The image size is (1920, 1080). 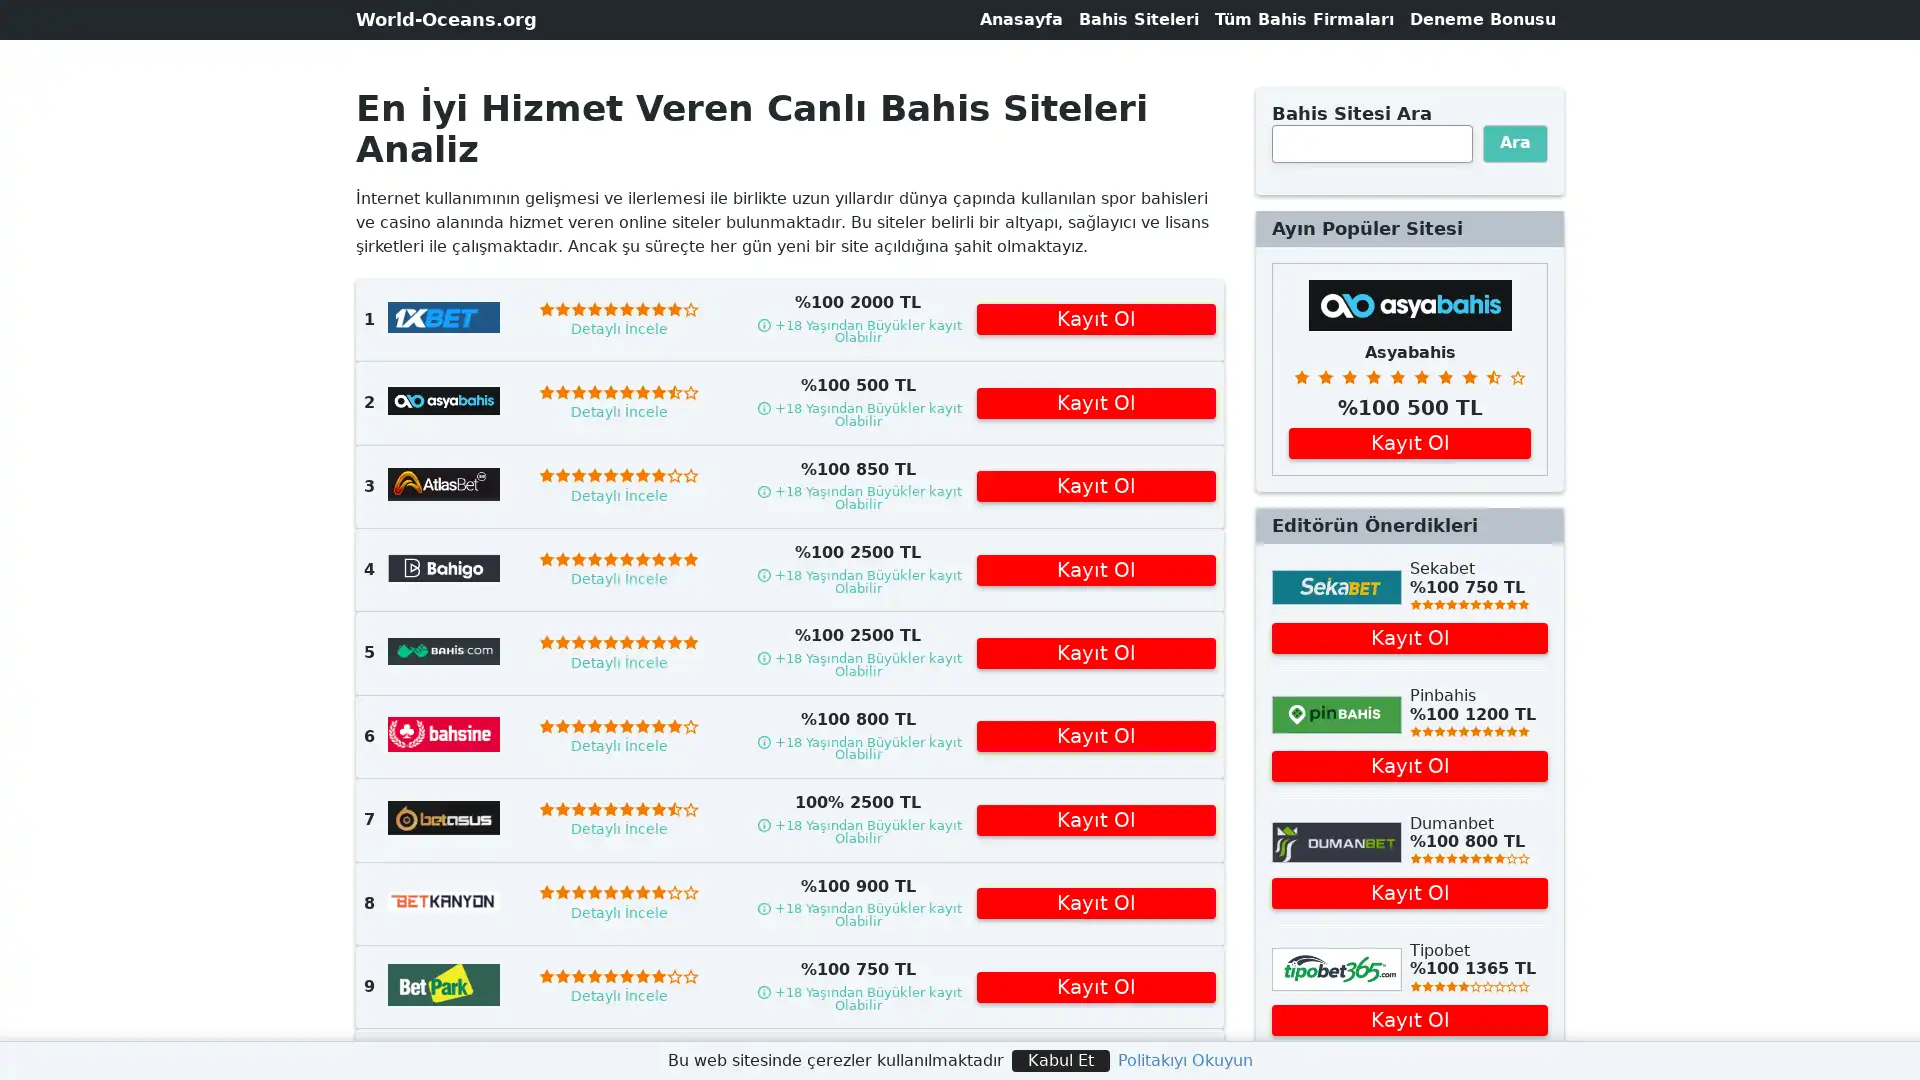 What do you see at coordinates (857, 330) in the screenshot?
I see `Load terms and conditions` at bounding box center [857, 330].